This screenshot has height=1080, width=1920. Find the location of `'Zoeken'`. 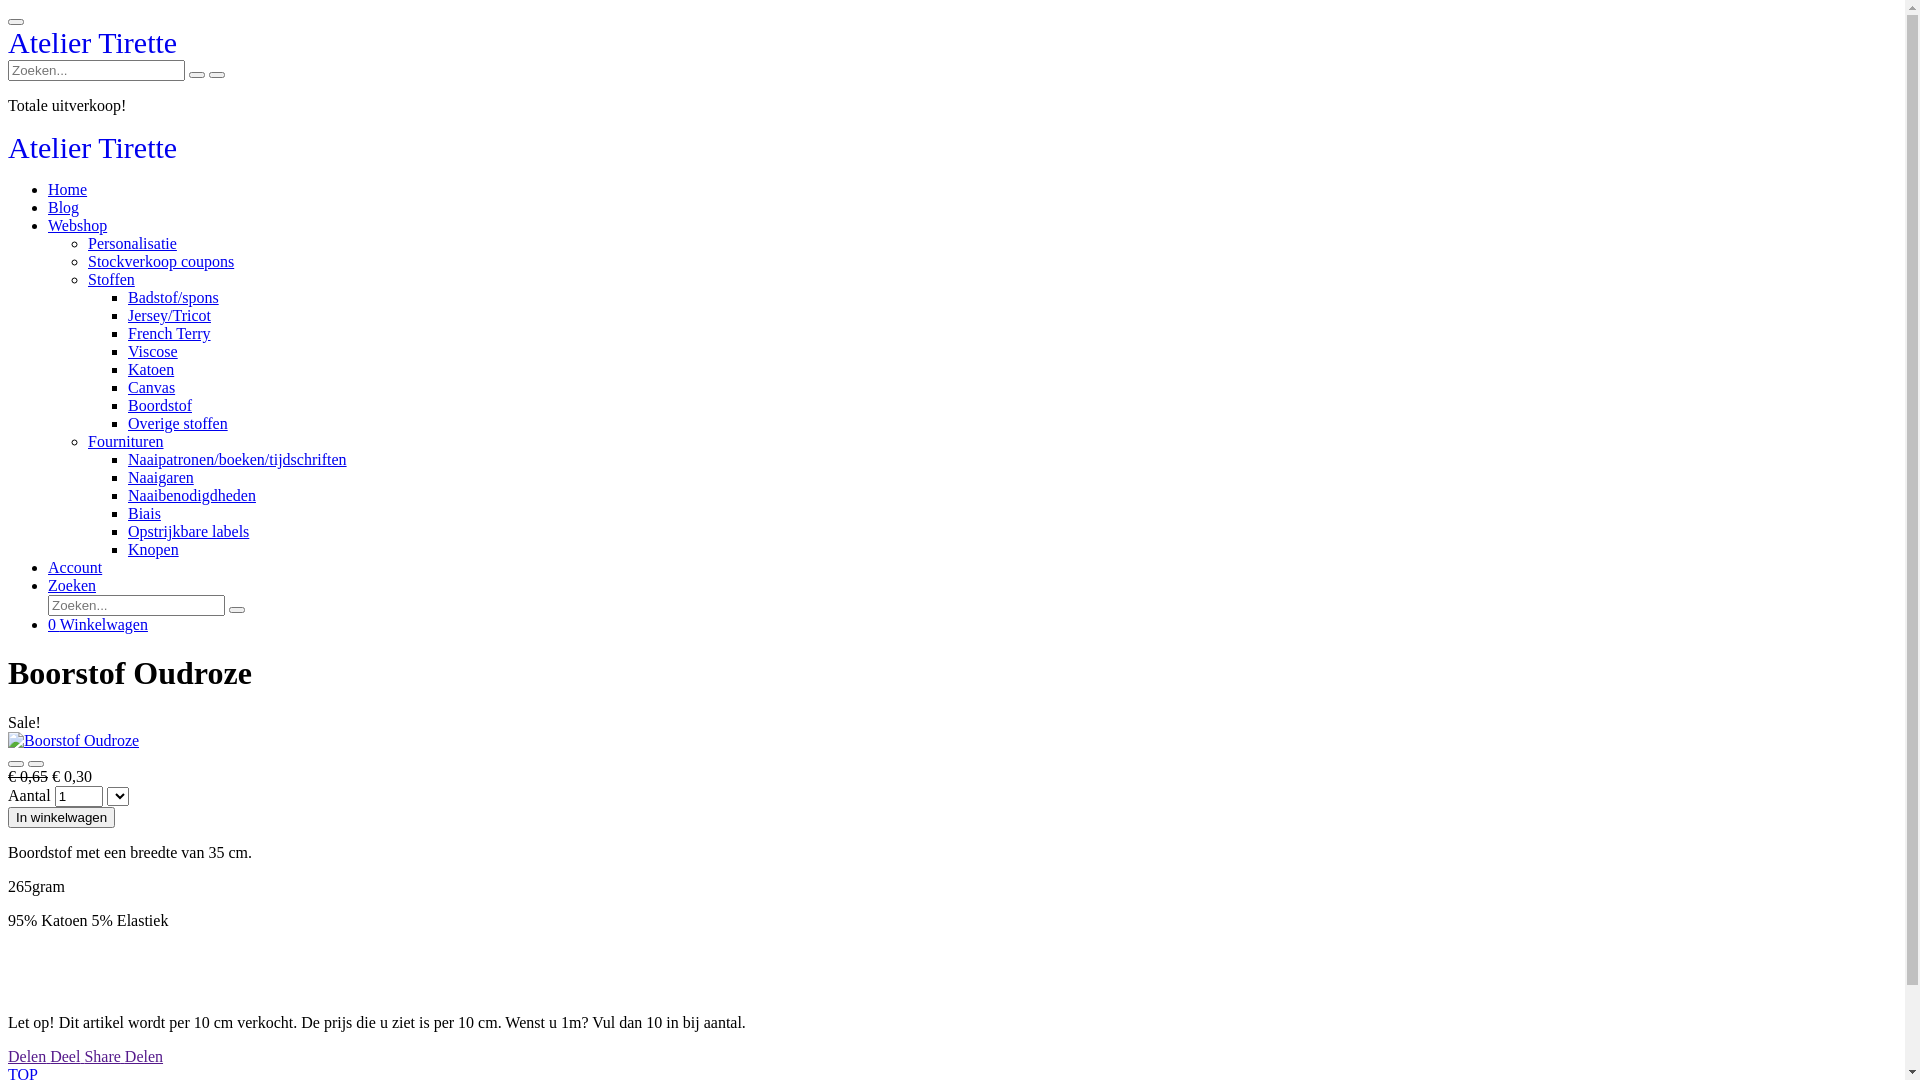

'Zoeken' is located at coordinates (72, 585).